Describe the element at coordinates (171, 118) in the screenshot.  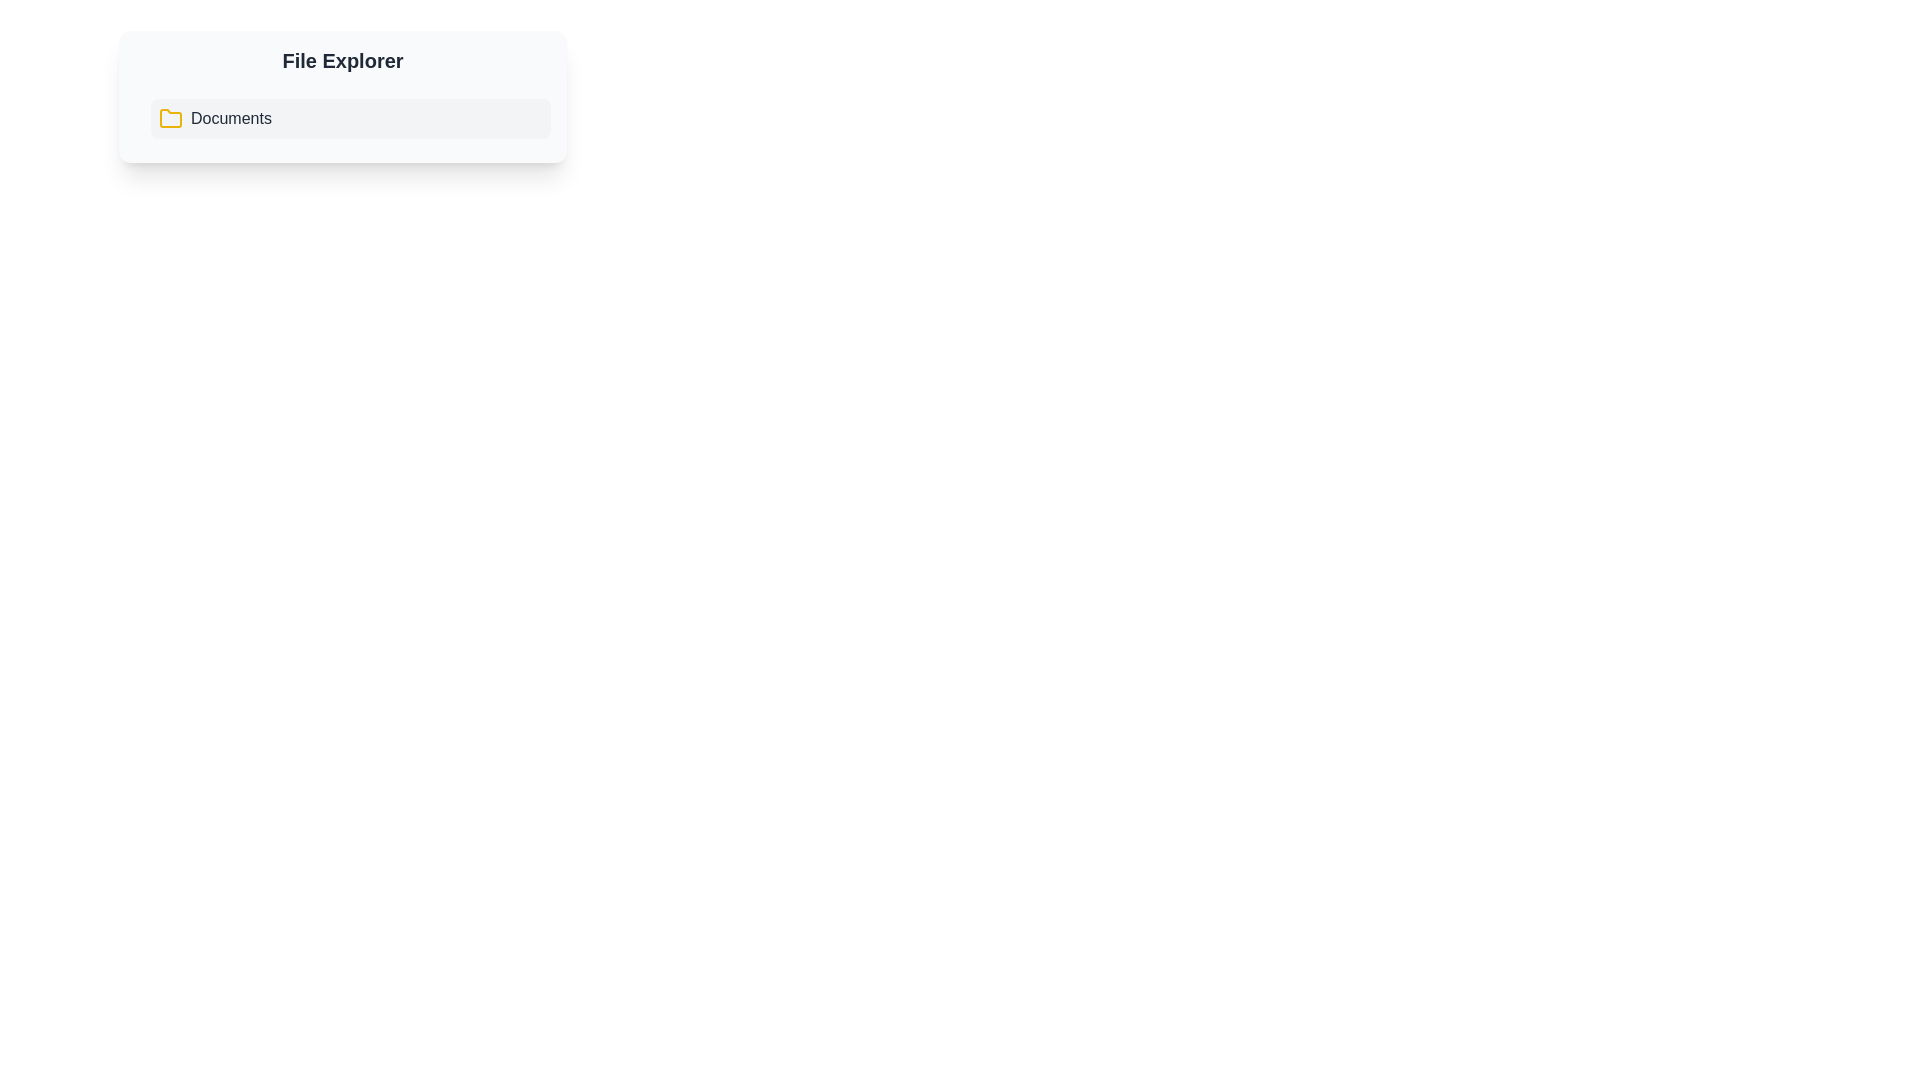
I see `the yellow folder icon located to the left of the 'Documents' label in the file explorer interface` at that location.